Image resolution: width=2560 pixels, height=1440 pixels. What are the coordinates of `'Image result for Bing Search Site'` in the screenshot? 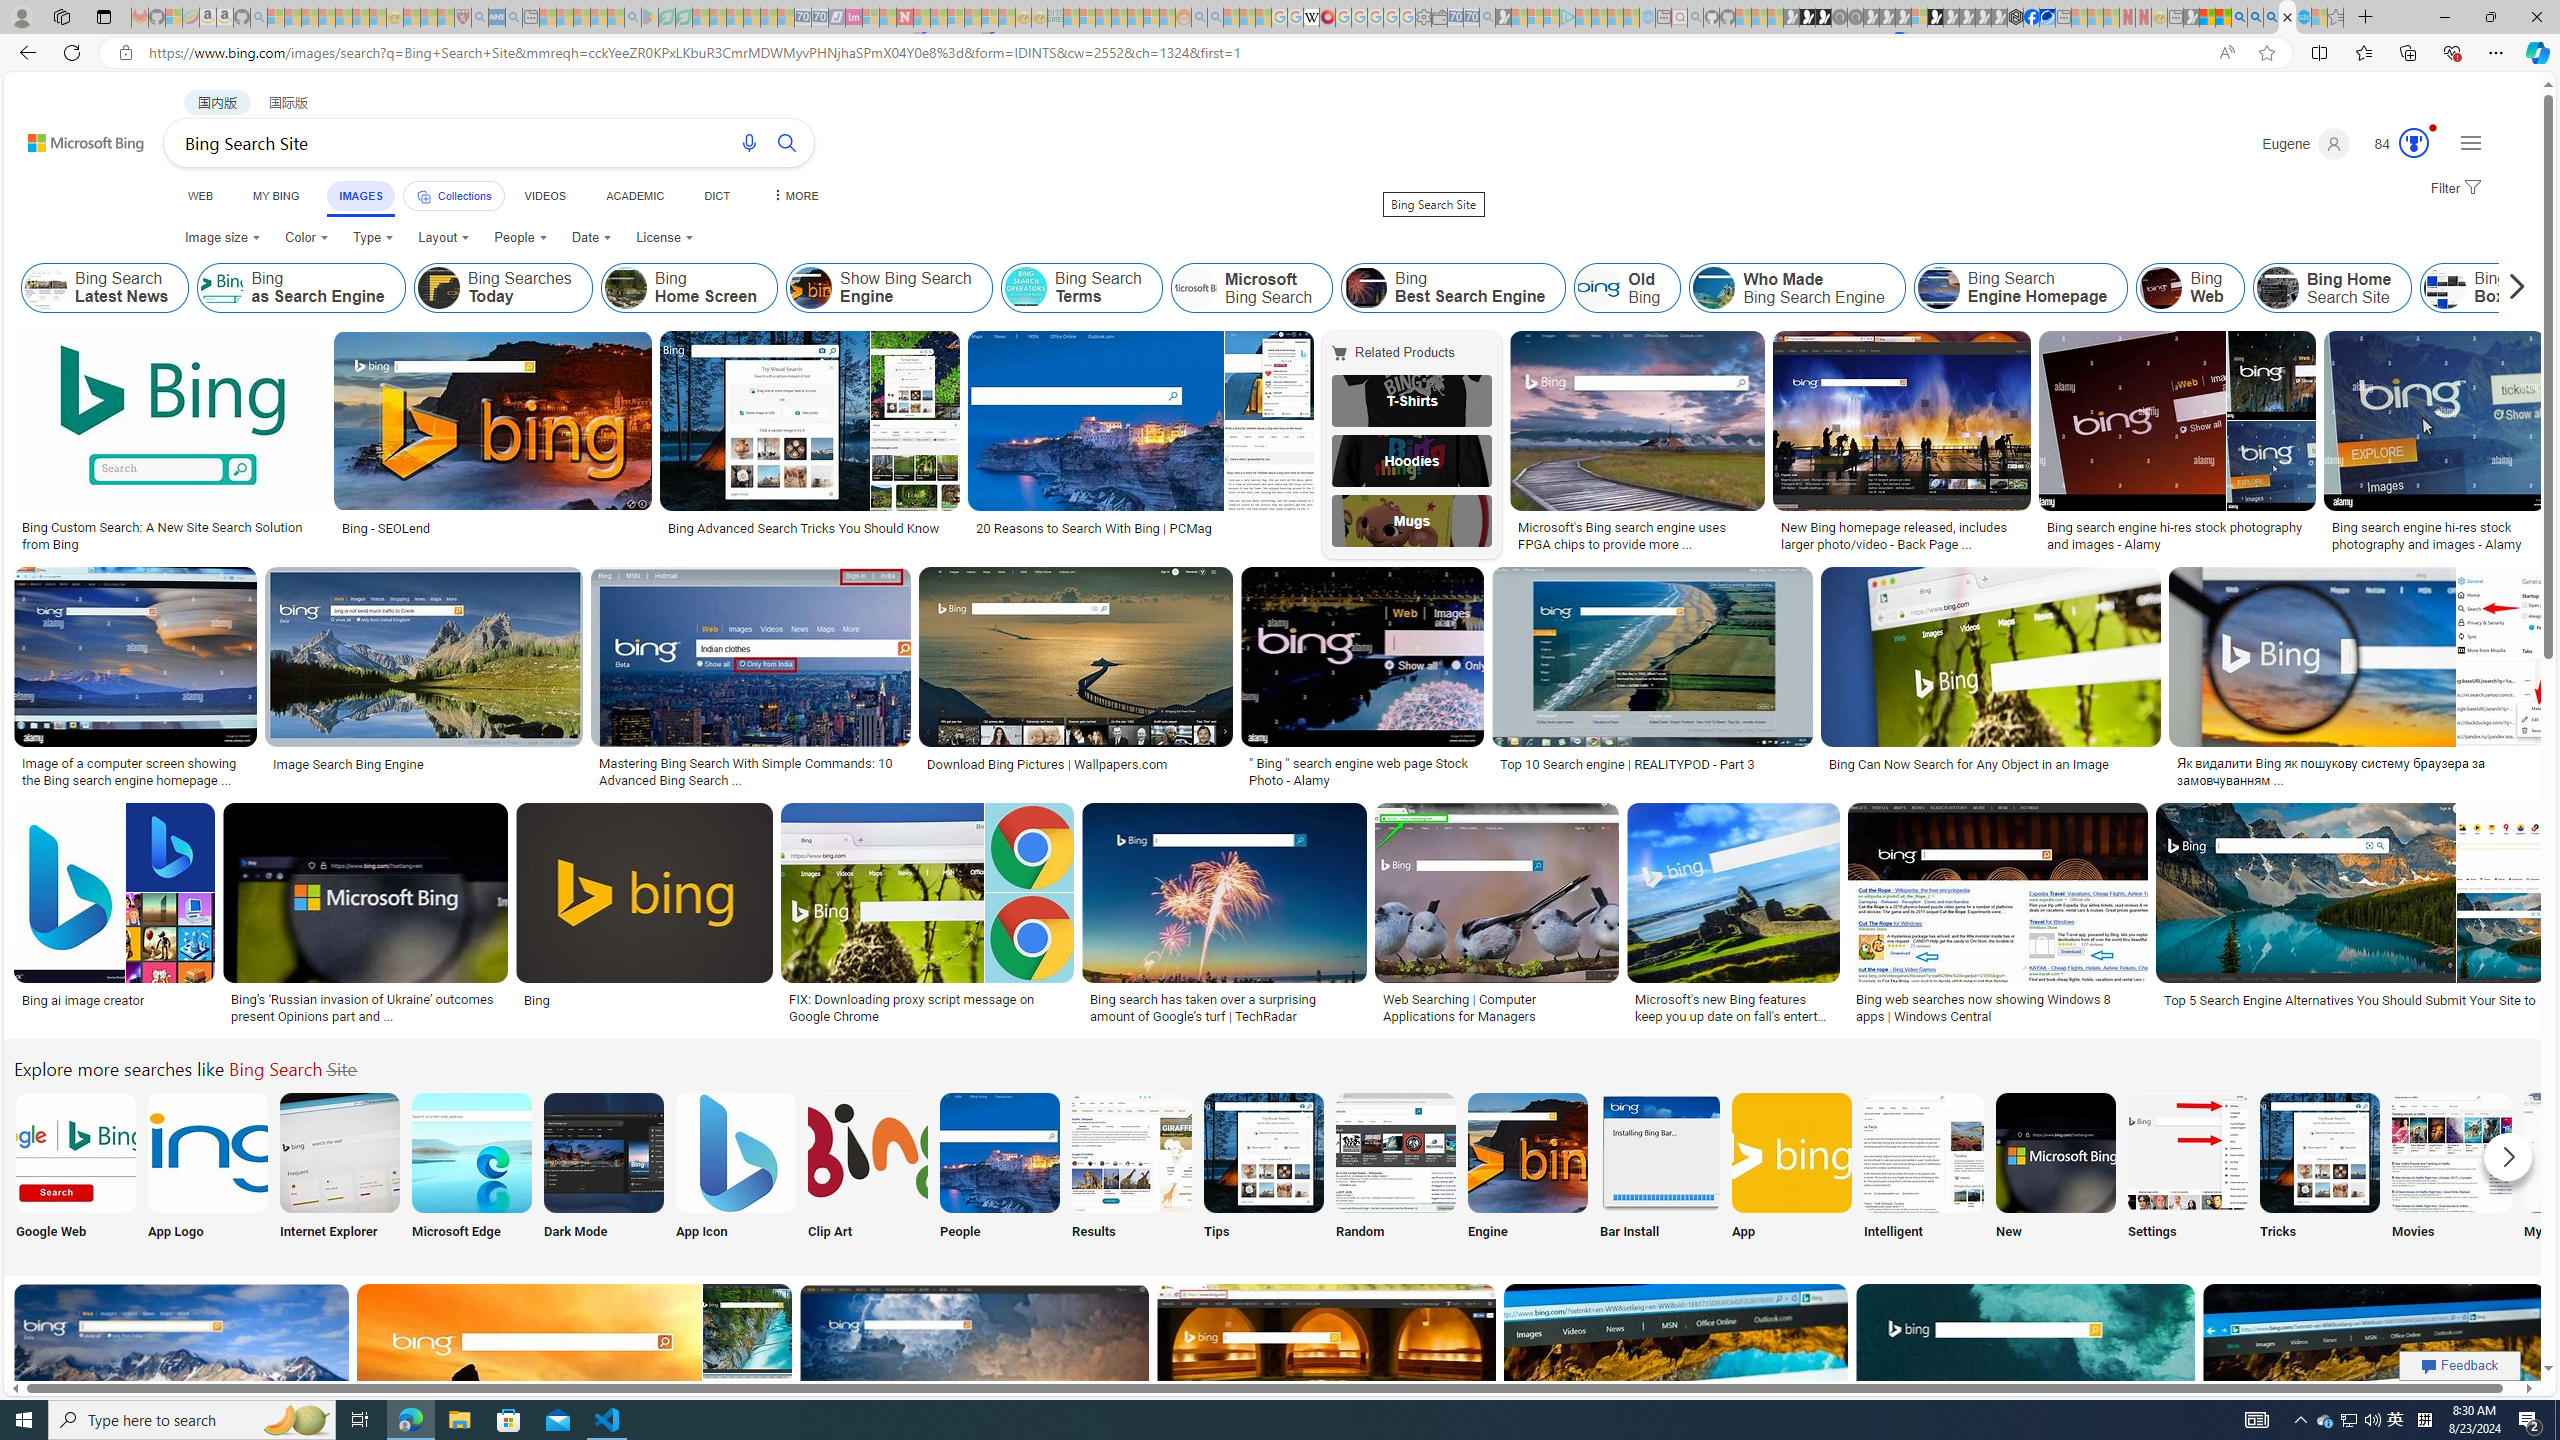 It's located at (2374, 1372).